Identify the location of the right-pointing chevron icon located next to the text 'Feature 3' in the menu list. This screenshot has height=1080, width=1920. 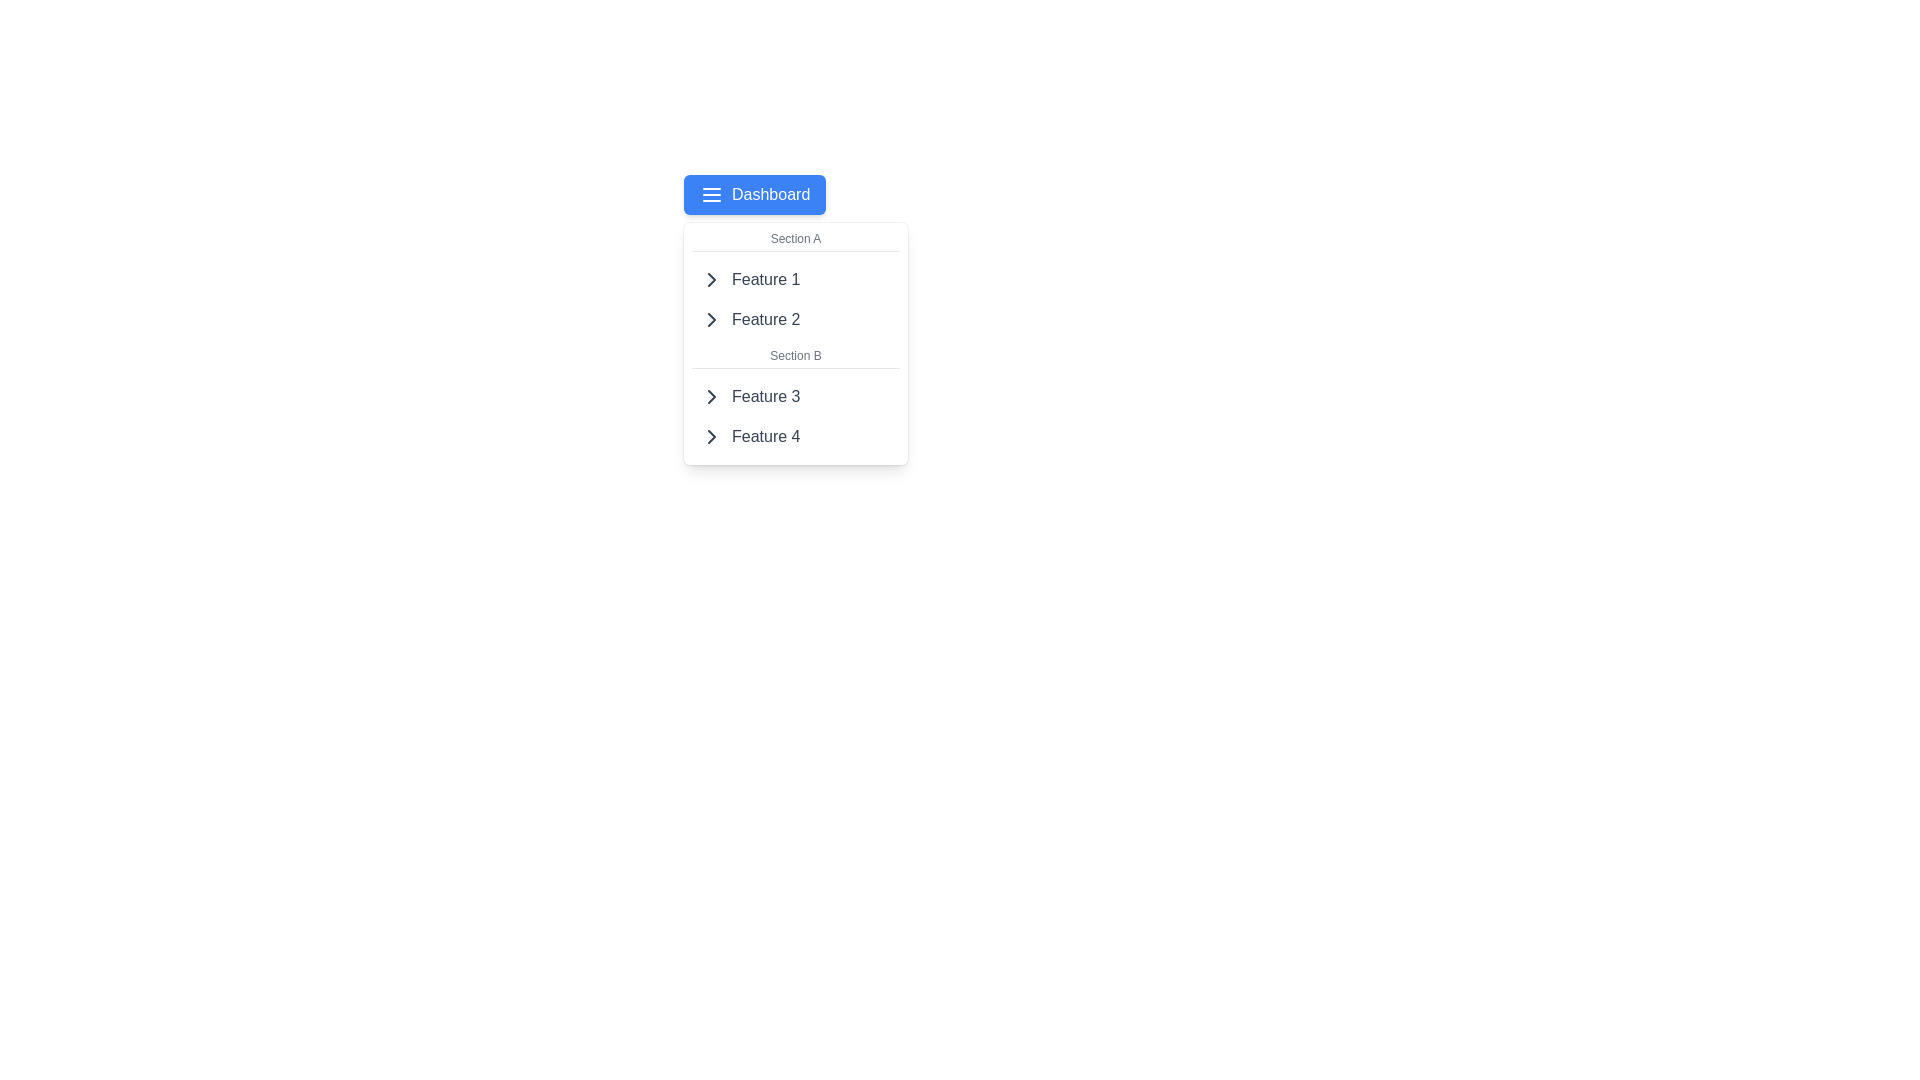
(711, 397).